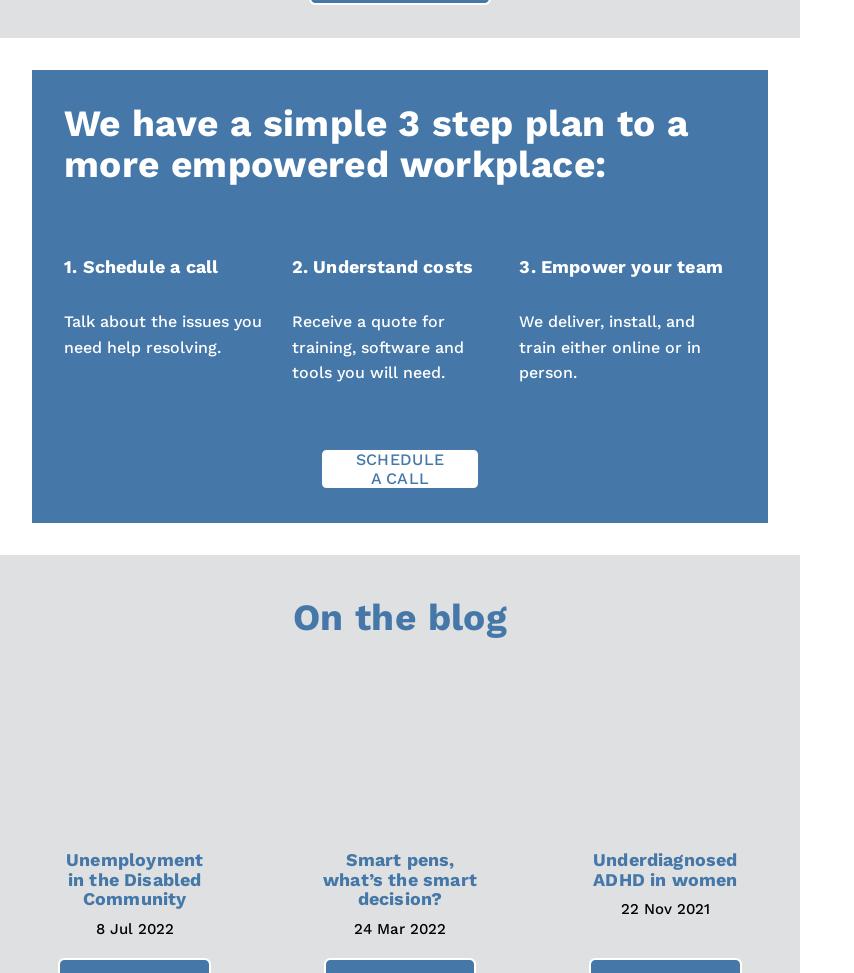 Image resolution: width=854 pixels, height=973 pixels. Describe the element at coordinates (398, 928) in the screenshot. I see `'24 Mar 2022'` at that location.